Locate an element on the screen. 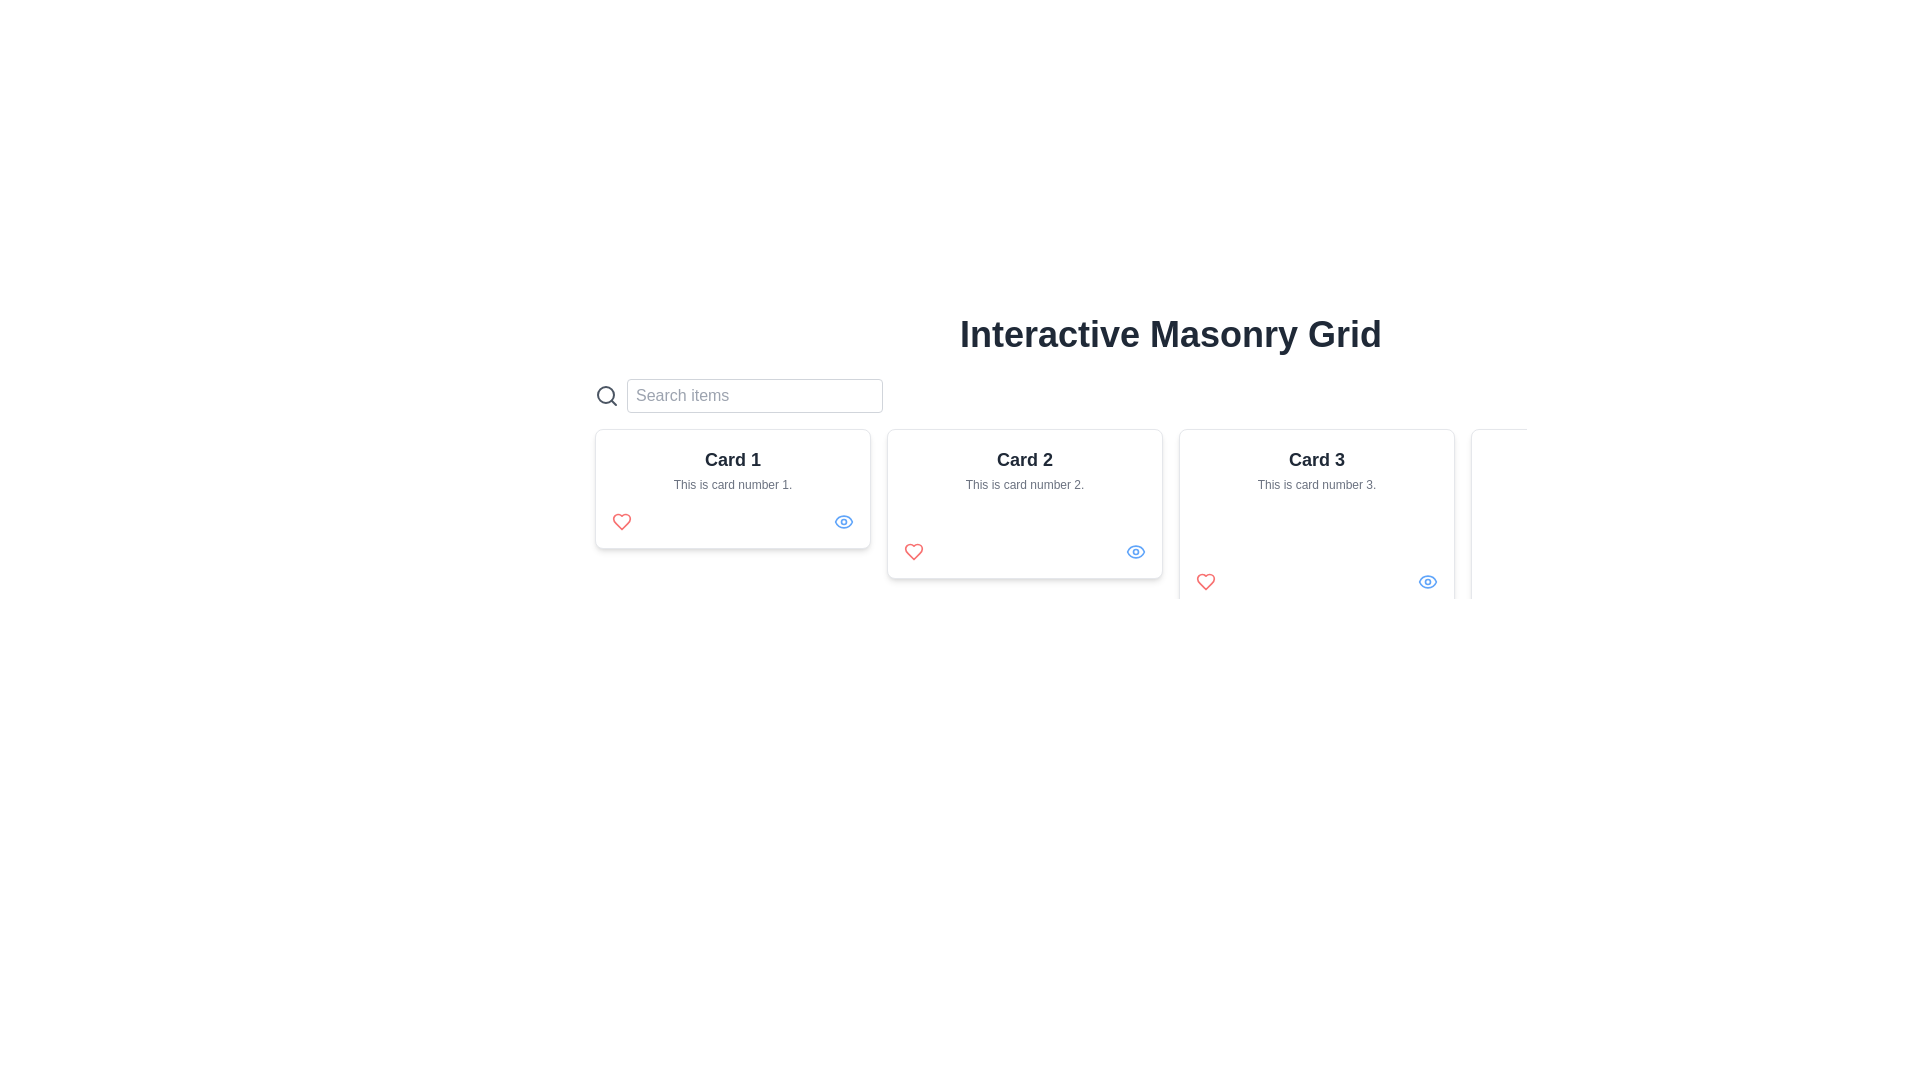 The image size is (1920, 1080). the heart-shaped interactive icon to like or favorite the associated card located beneath 'Card 2' in the masonry grid is located at coordinates (912, 551).